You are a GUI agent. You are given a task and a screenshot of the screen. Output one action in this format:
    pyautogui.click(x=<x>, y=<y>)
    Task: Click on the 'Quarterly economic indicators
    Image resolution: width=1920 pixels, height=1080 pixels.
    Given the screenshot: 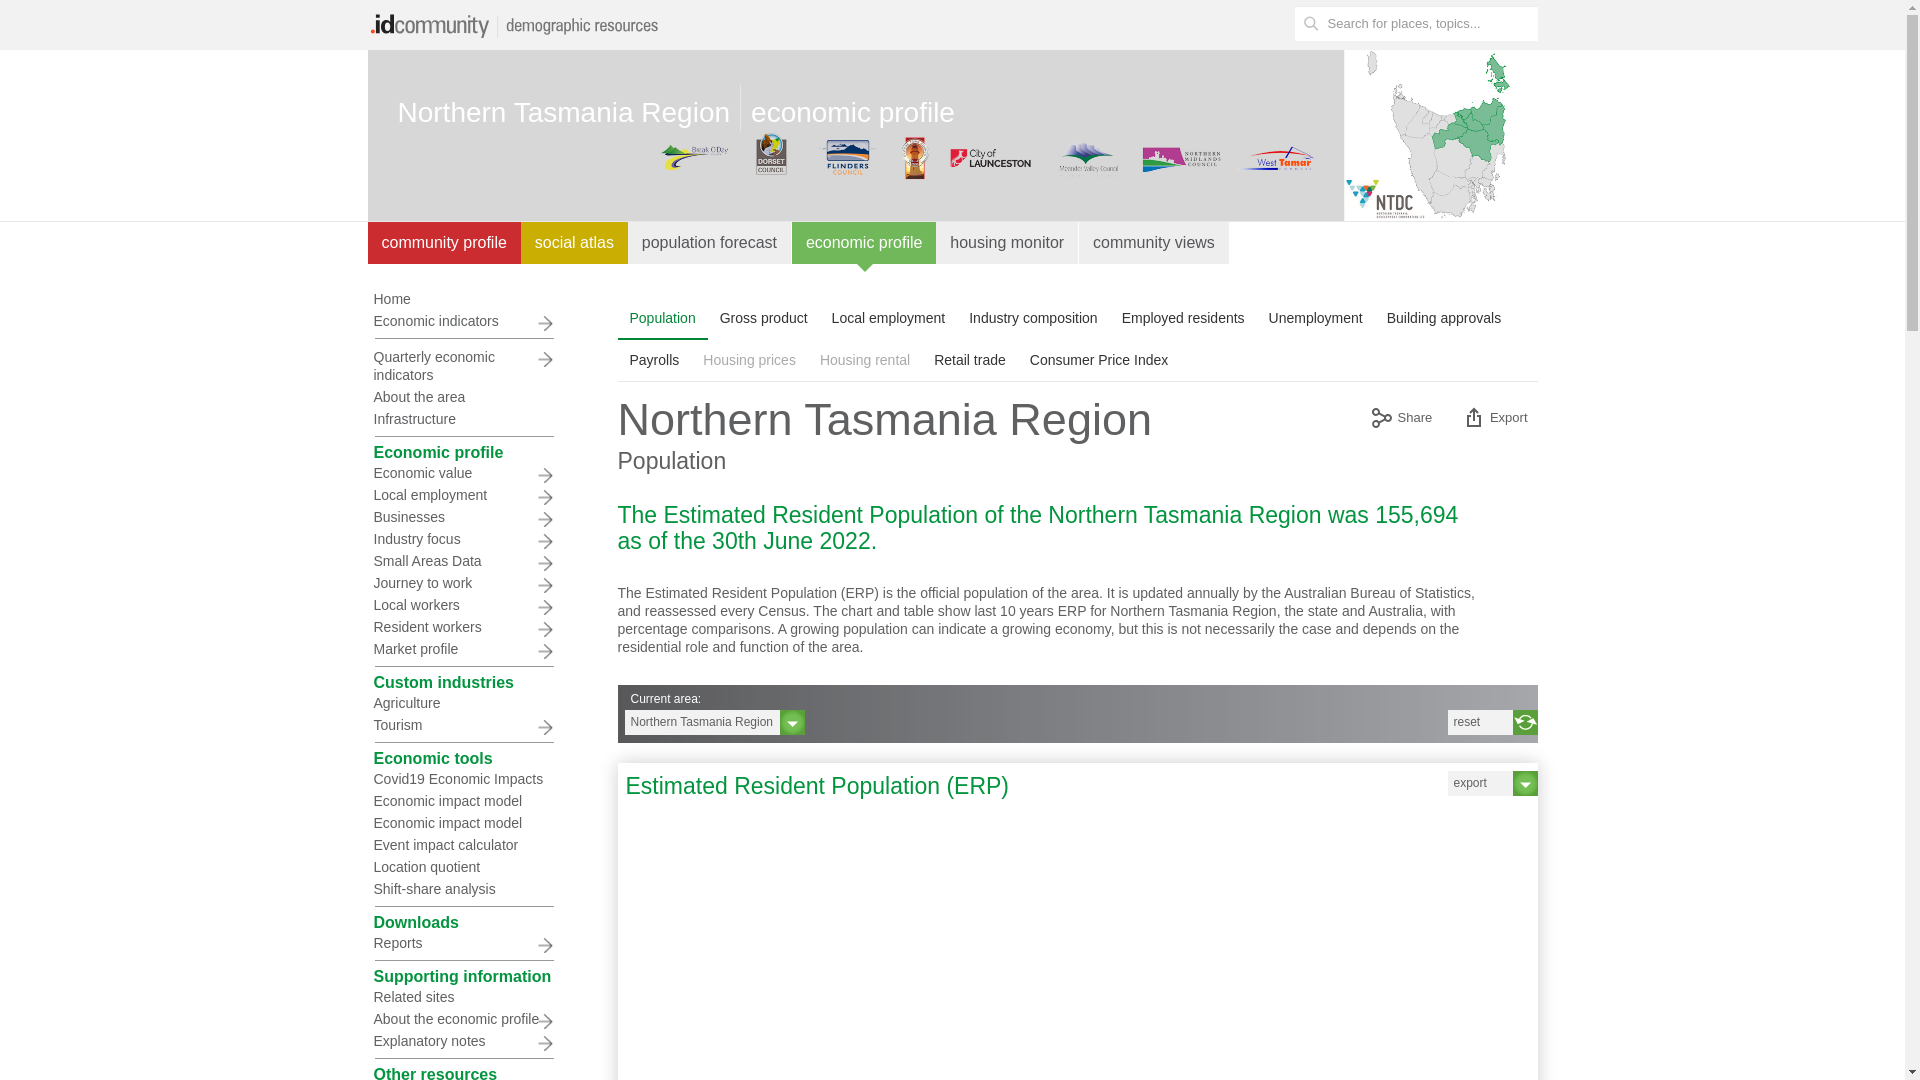 What is the action you would take?
    pyautogui.click(x=461, y=366)
    